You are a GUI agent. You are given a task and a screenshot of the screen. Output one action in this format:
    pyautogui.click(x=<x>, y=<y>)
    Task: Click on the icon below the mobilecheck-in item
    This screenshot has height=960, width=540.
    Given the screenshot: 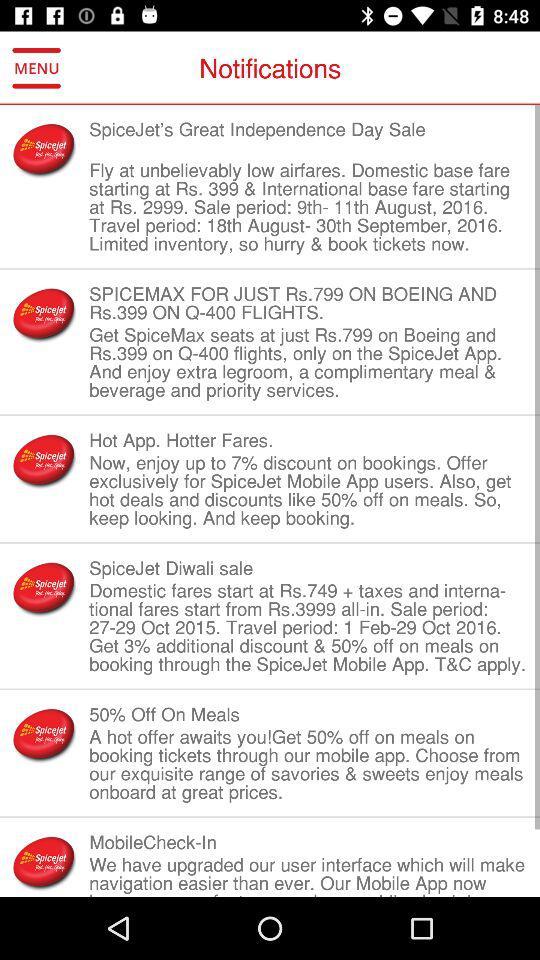 What is the action you would take?
    pyautogui.click(x=308, y=874)
    